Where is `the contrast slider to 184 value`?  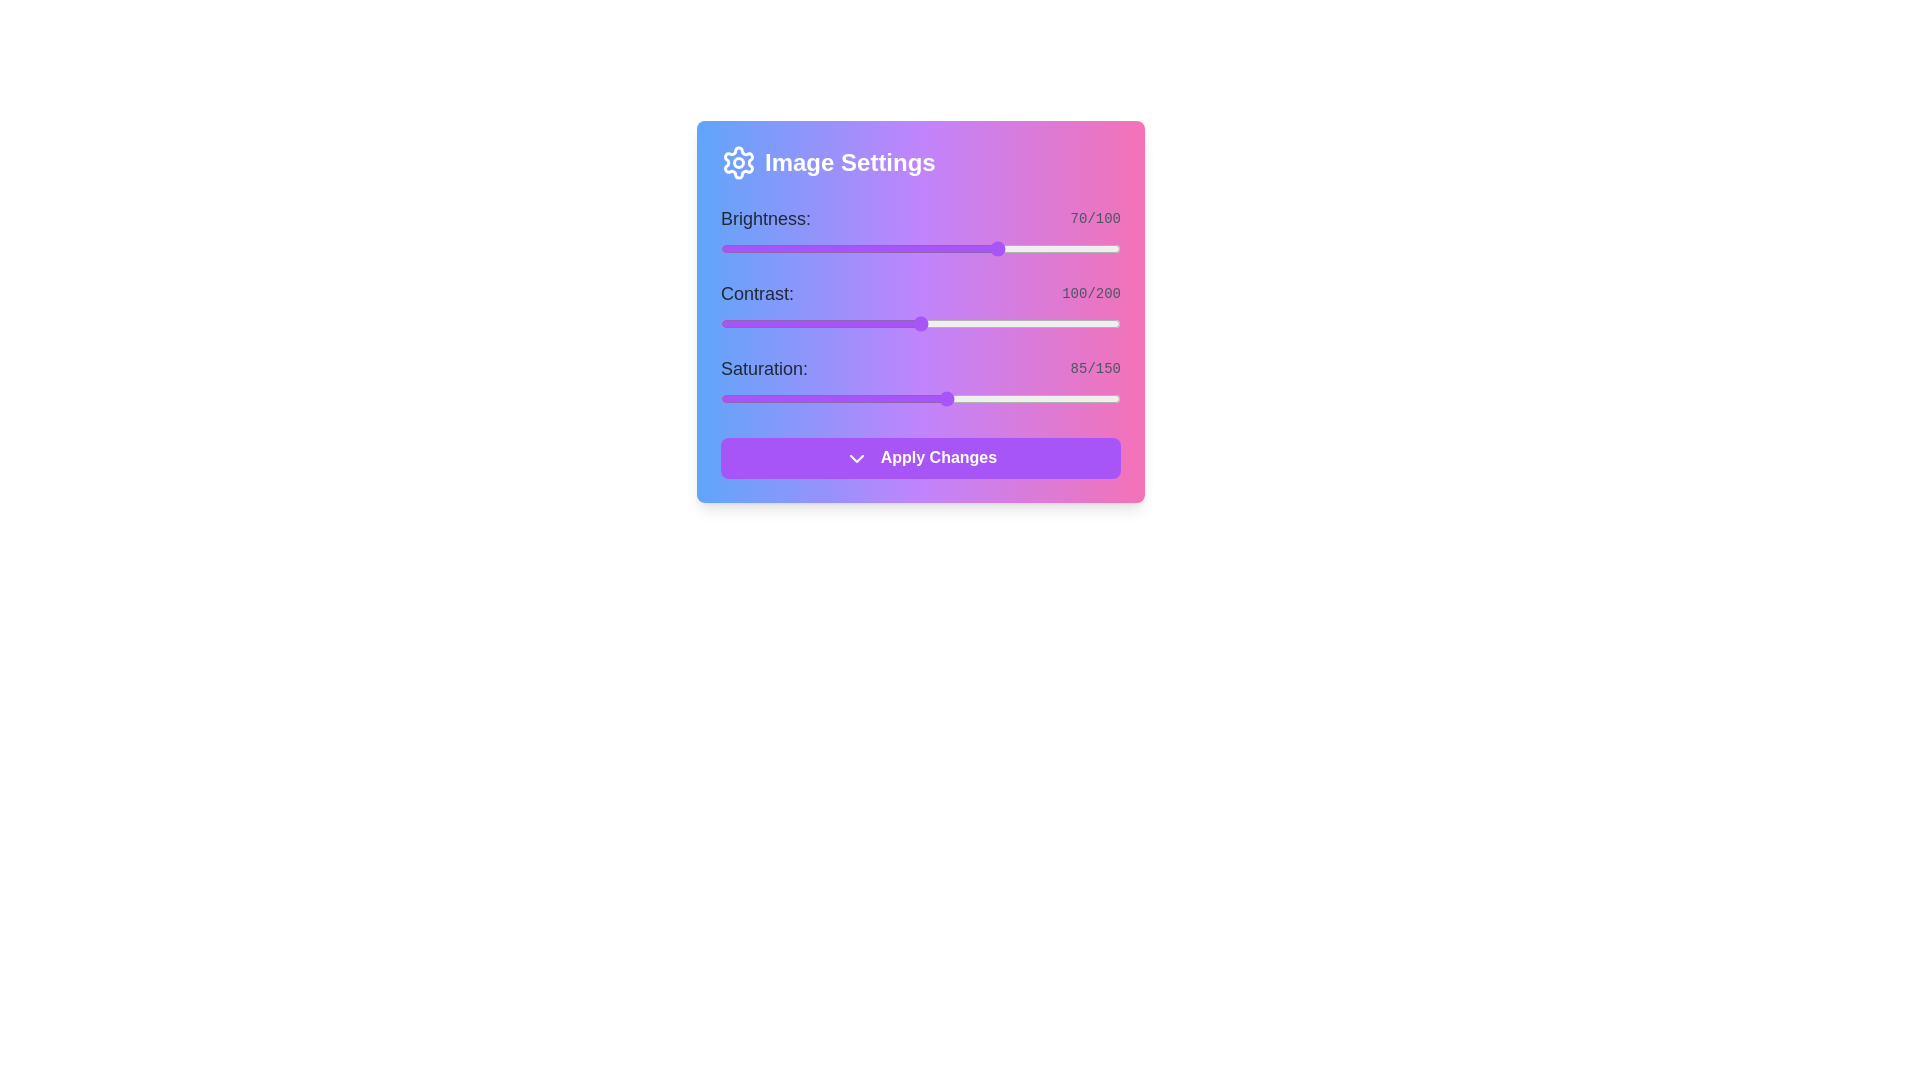 the contrast slider to 184 value is located at coordinates (1088, 323).